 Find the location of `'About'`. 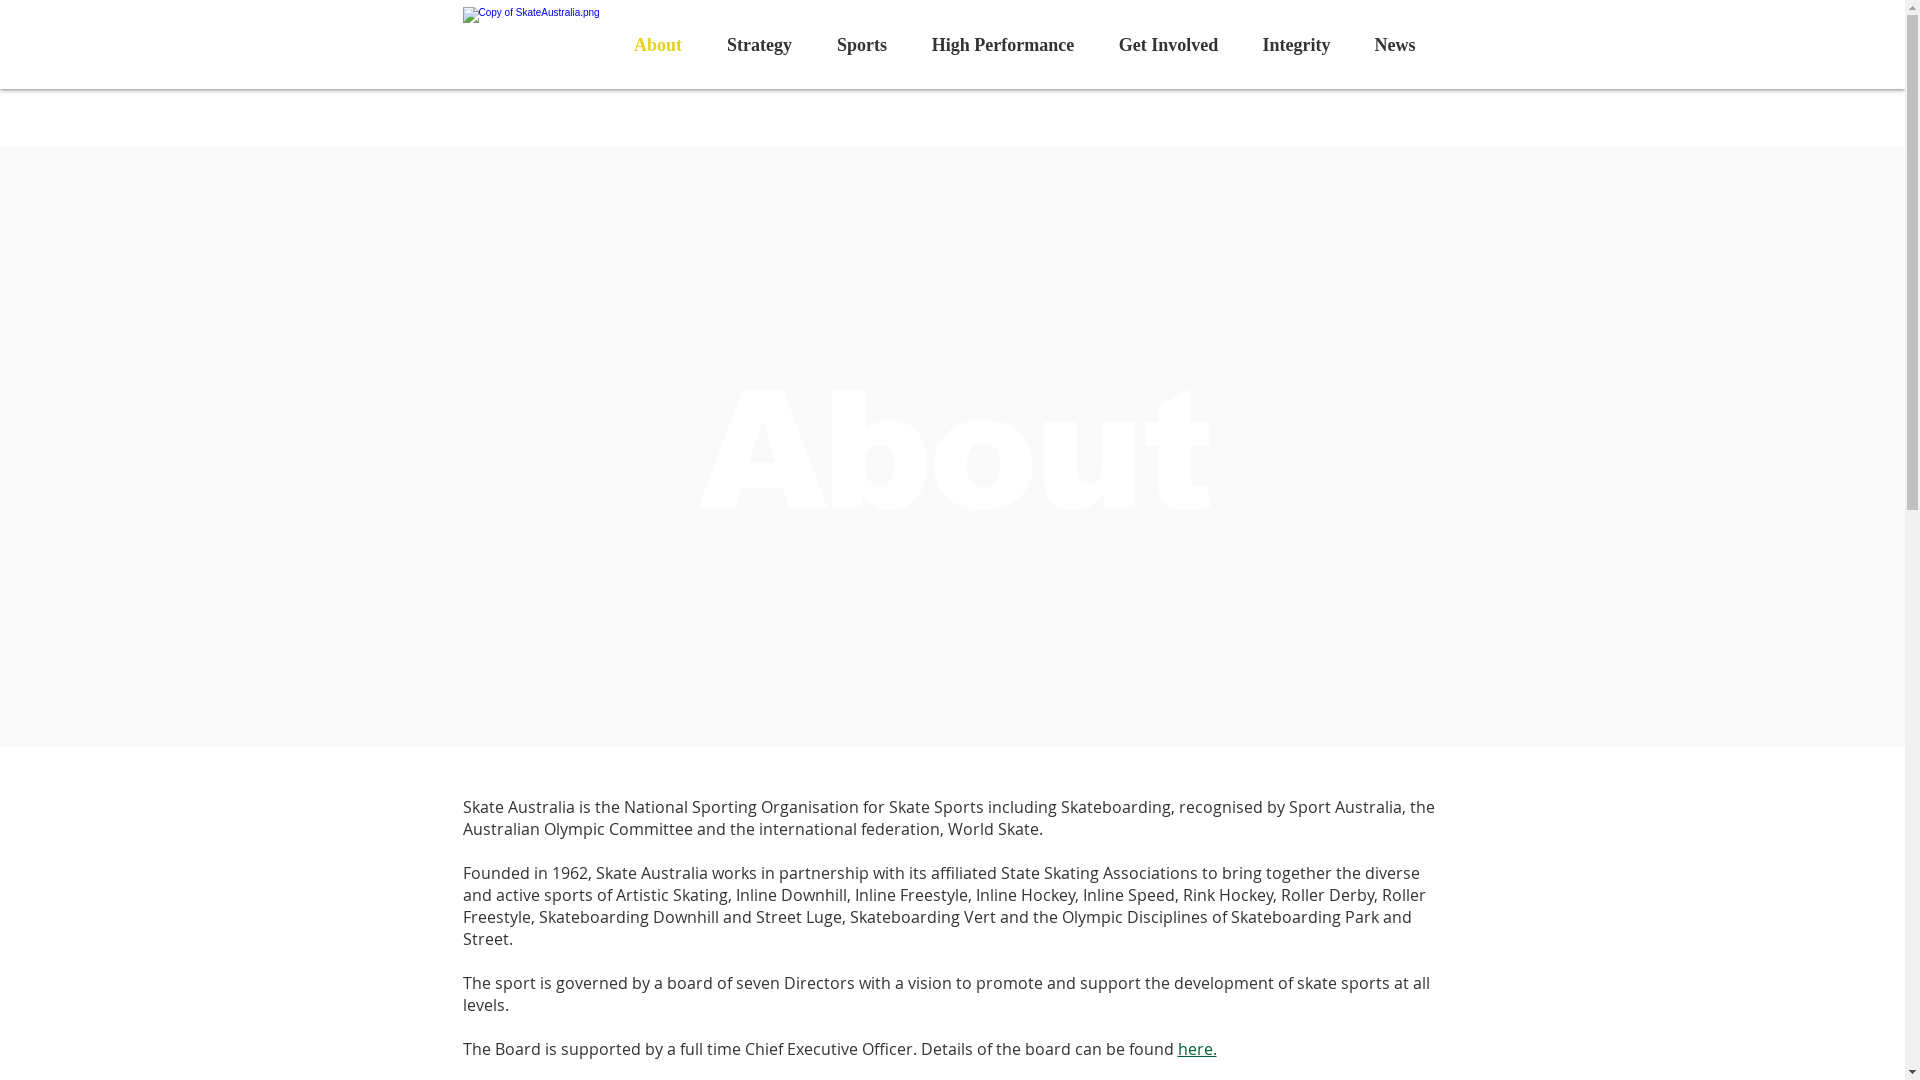

'About' is located at coordinates (658, 45).